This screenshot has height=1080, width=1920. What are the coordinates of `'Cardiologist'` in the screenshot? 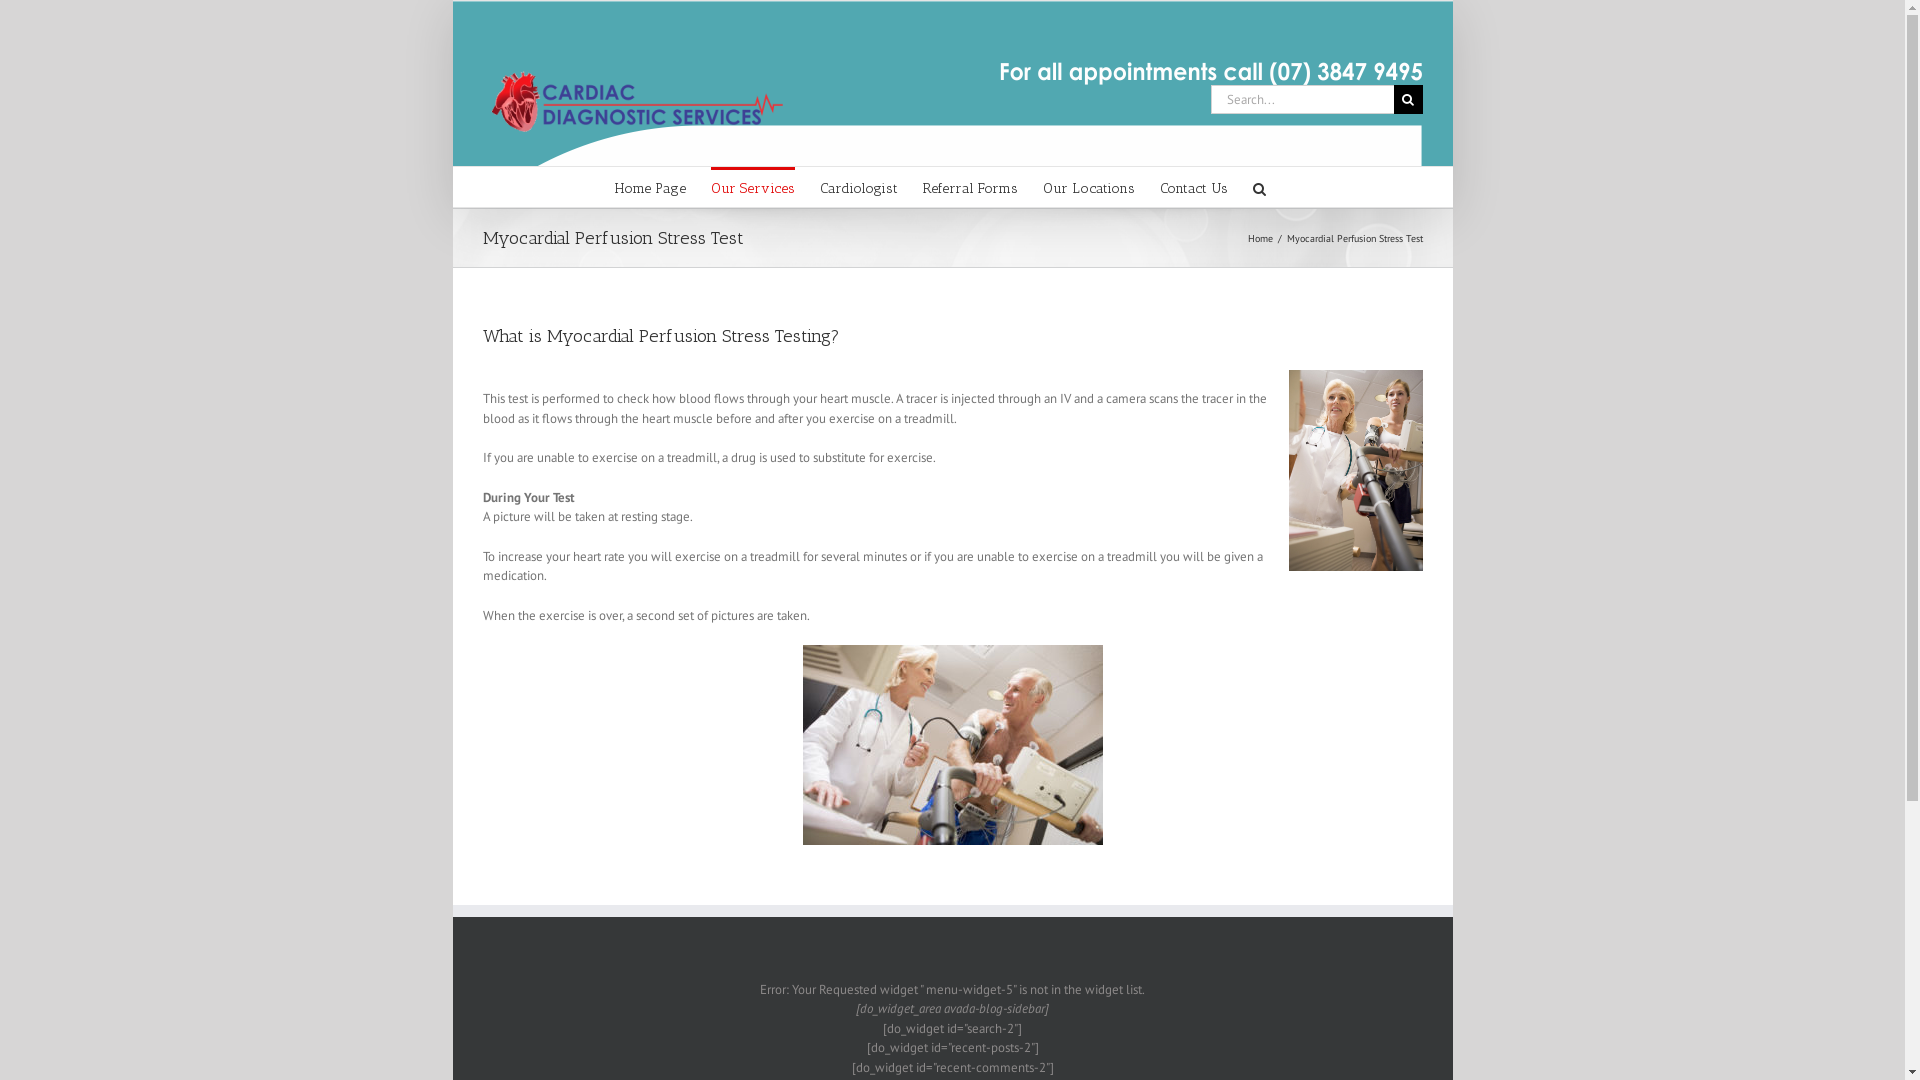 It's located at (859, 186).